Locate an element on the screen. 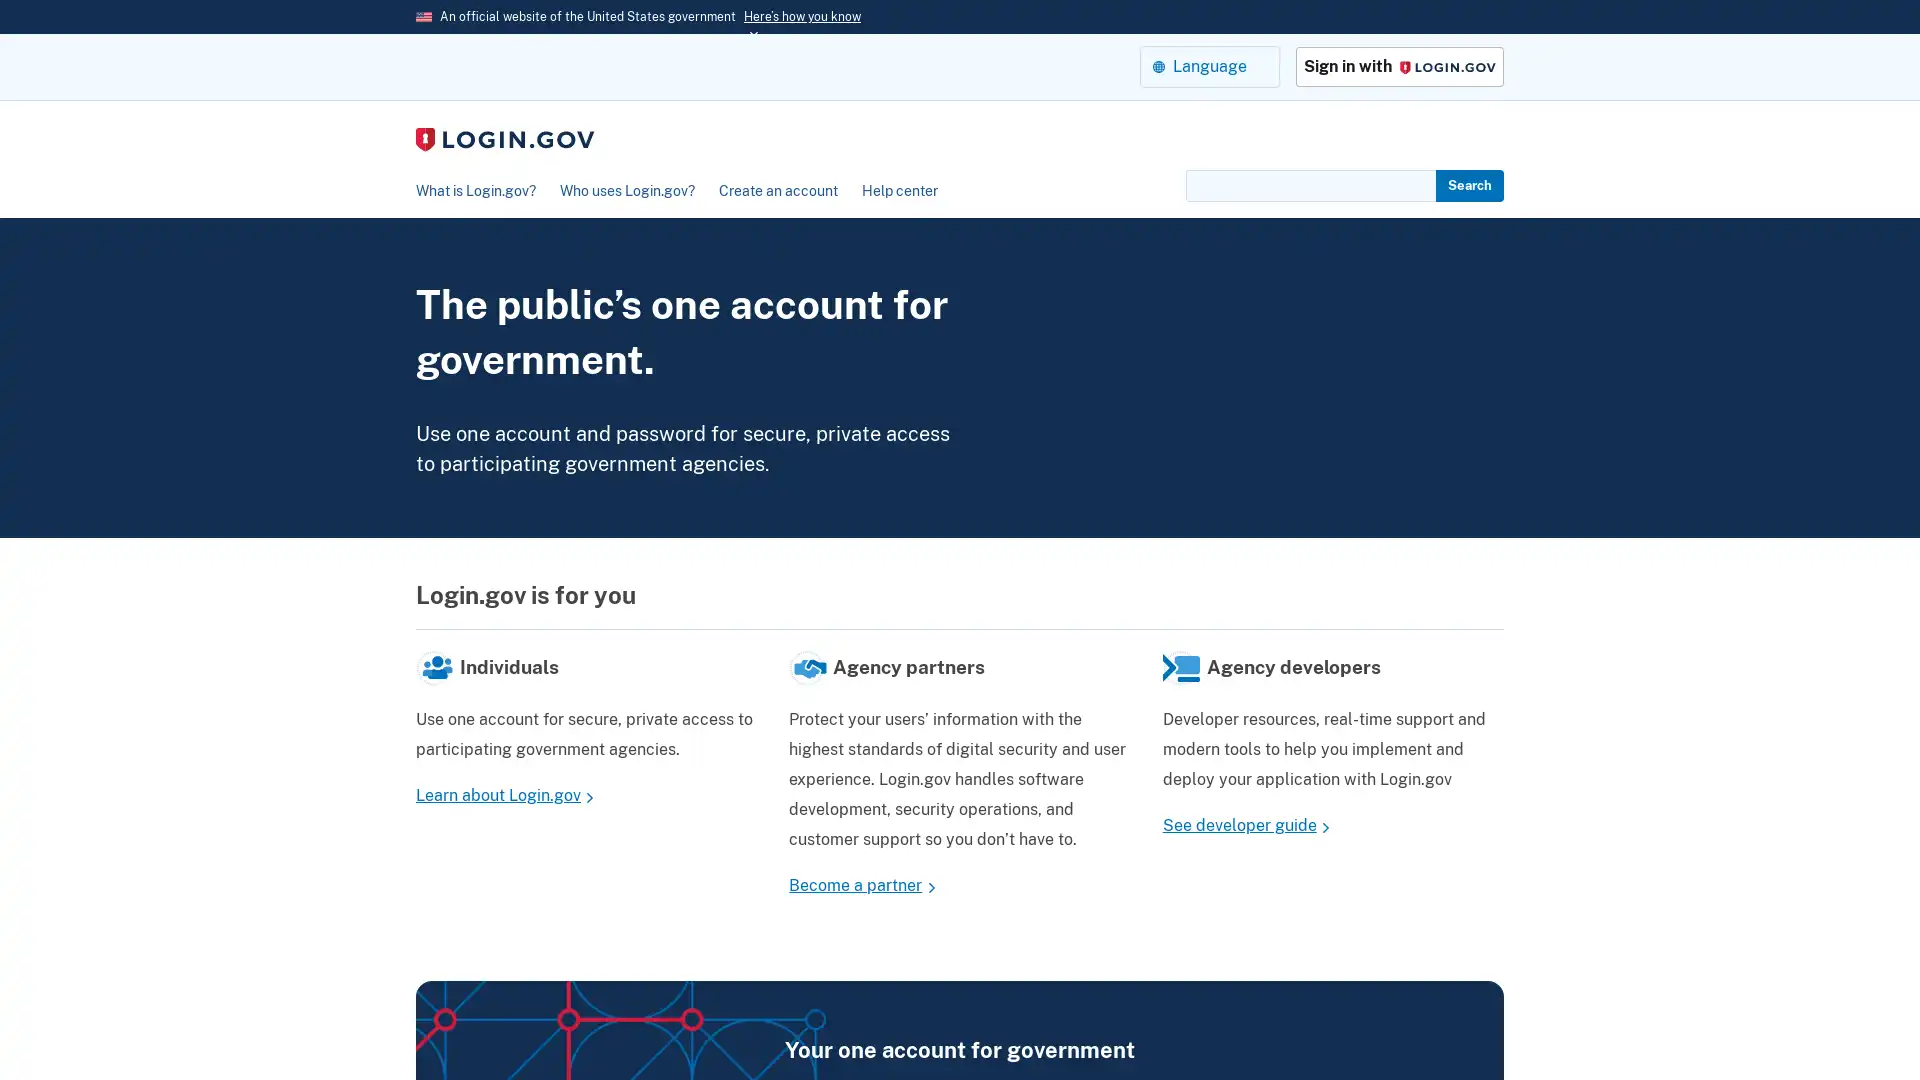 This screenshot has width=1920, height=1080. Language is located at coordinates (1208, 65).